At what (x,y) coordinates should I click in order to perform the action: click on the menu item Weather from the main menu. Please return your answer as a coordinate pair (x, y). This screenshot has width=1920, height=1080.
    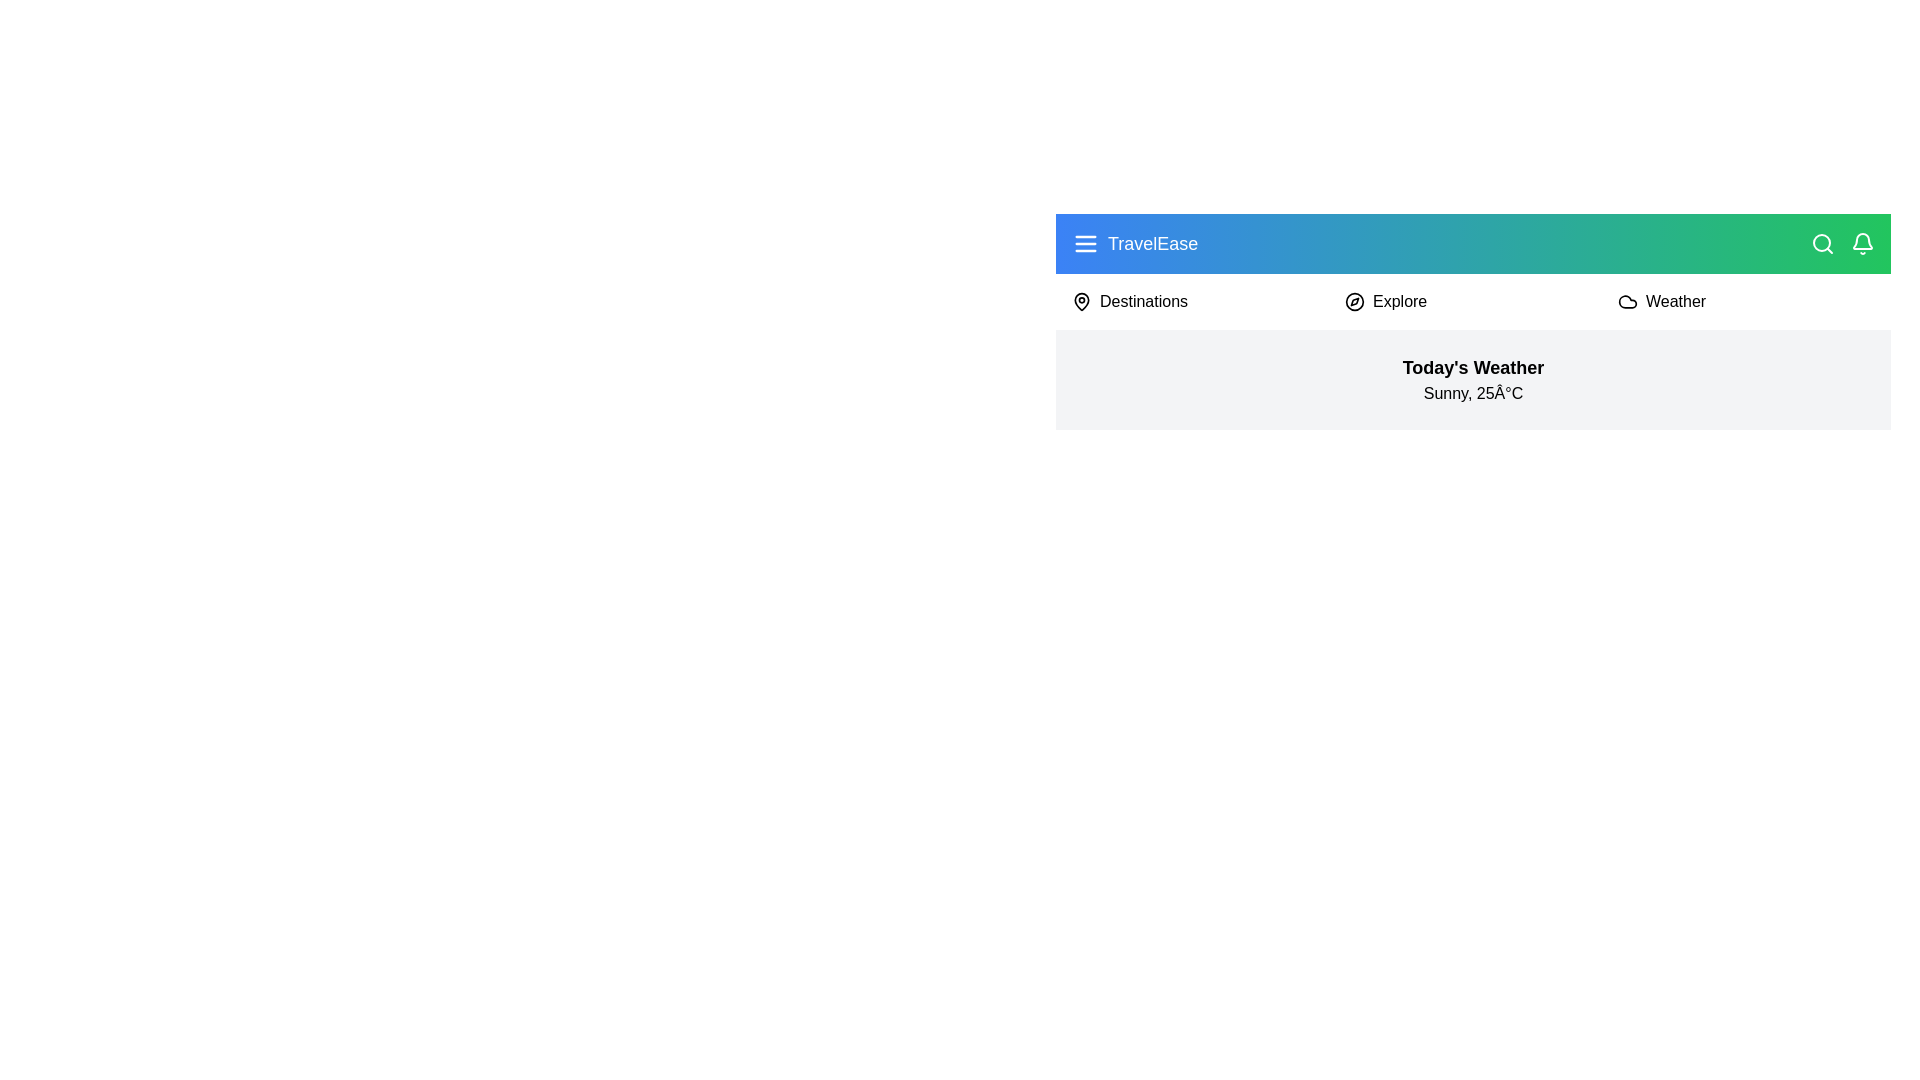
    Looking at the image, I should click on (1675, 301).